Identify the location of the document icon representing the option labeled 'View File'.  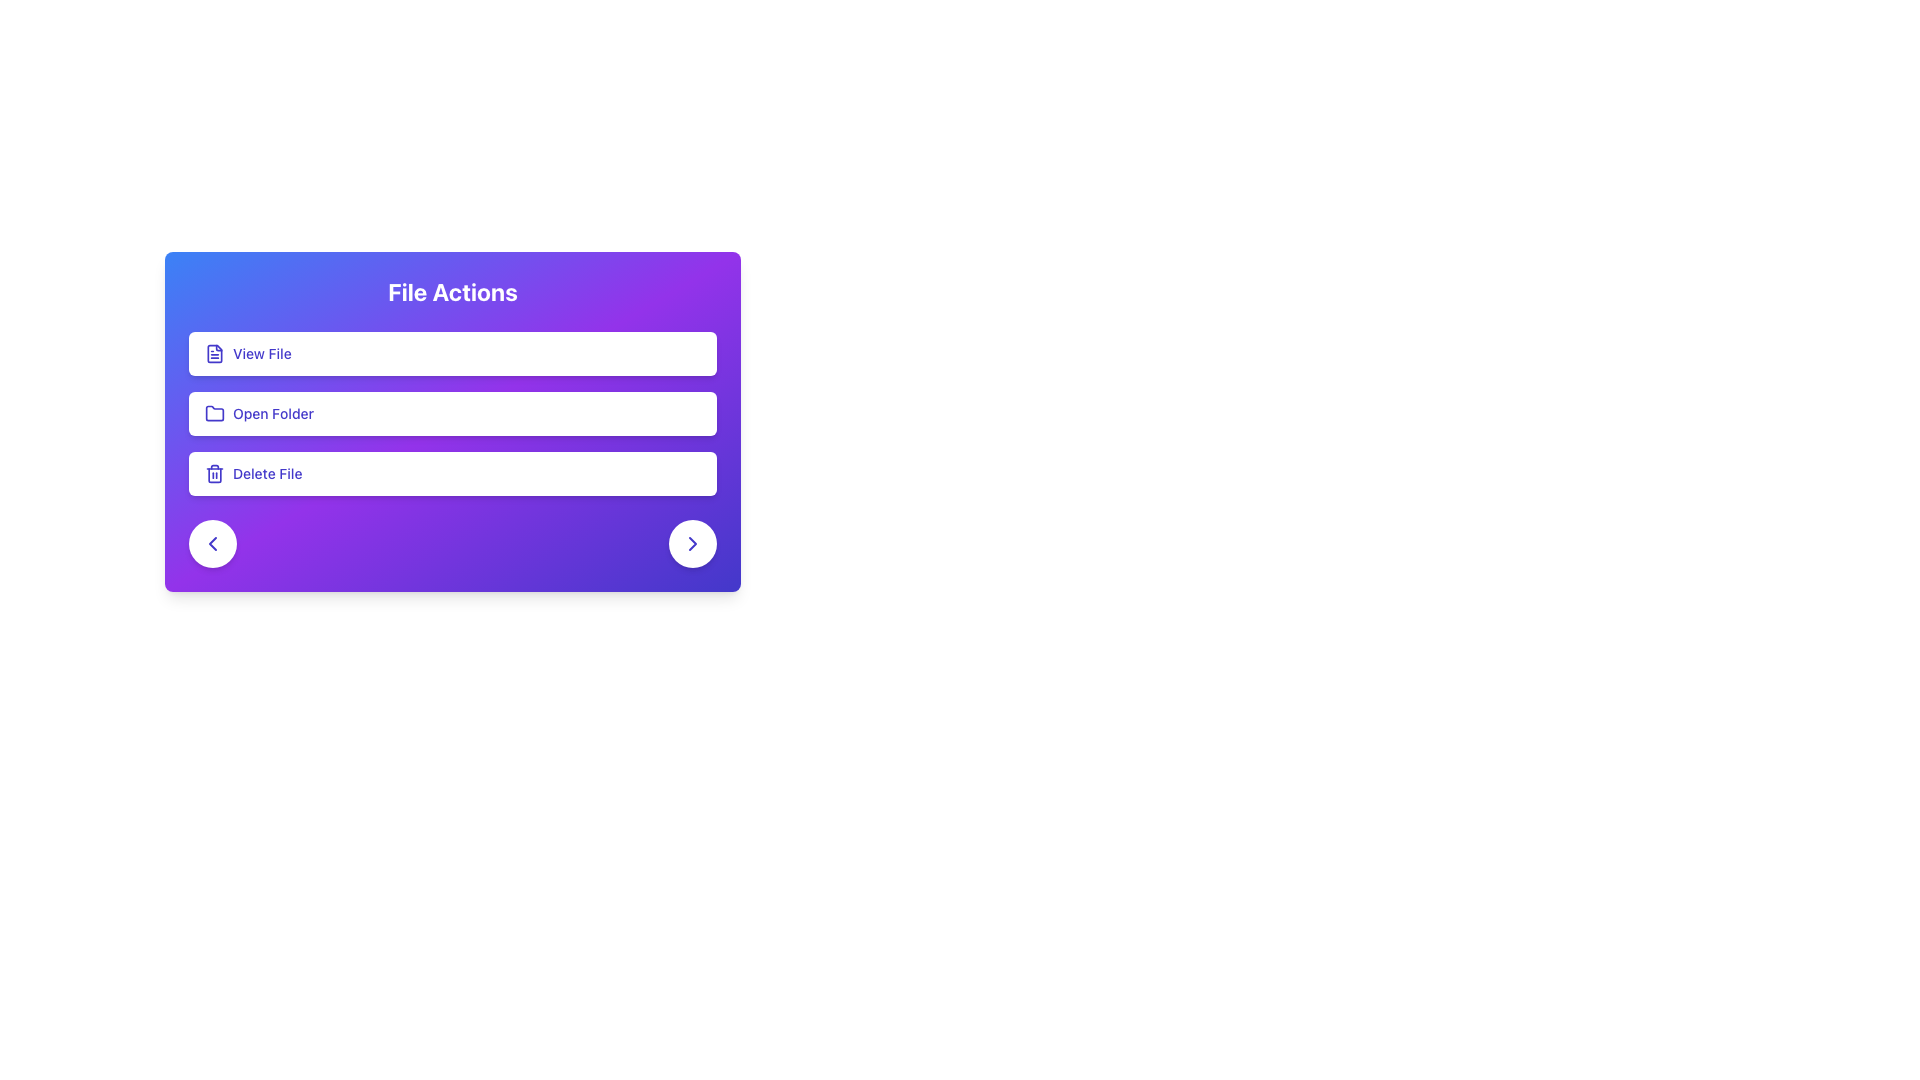
(215, 353).